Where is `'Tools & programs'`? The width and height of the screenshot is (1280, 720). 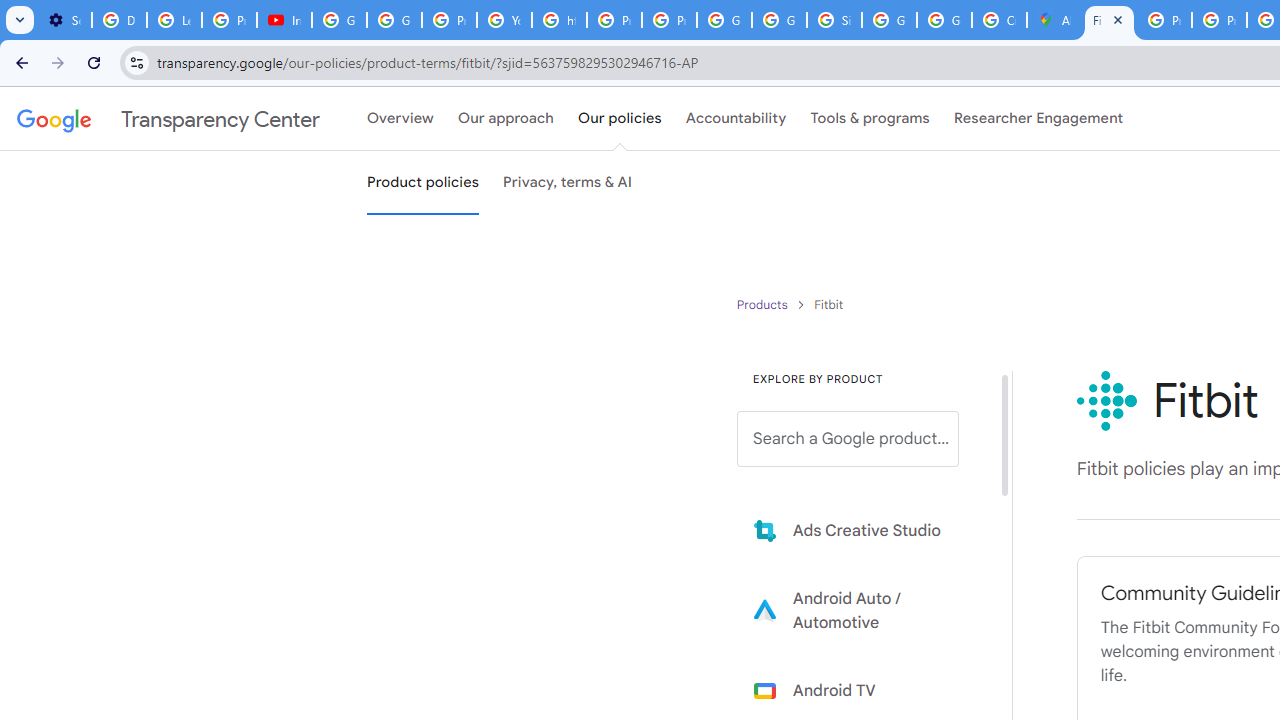 'Tools & programs' is located at coordinates (869, 119).